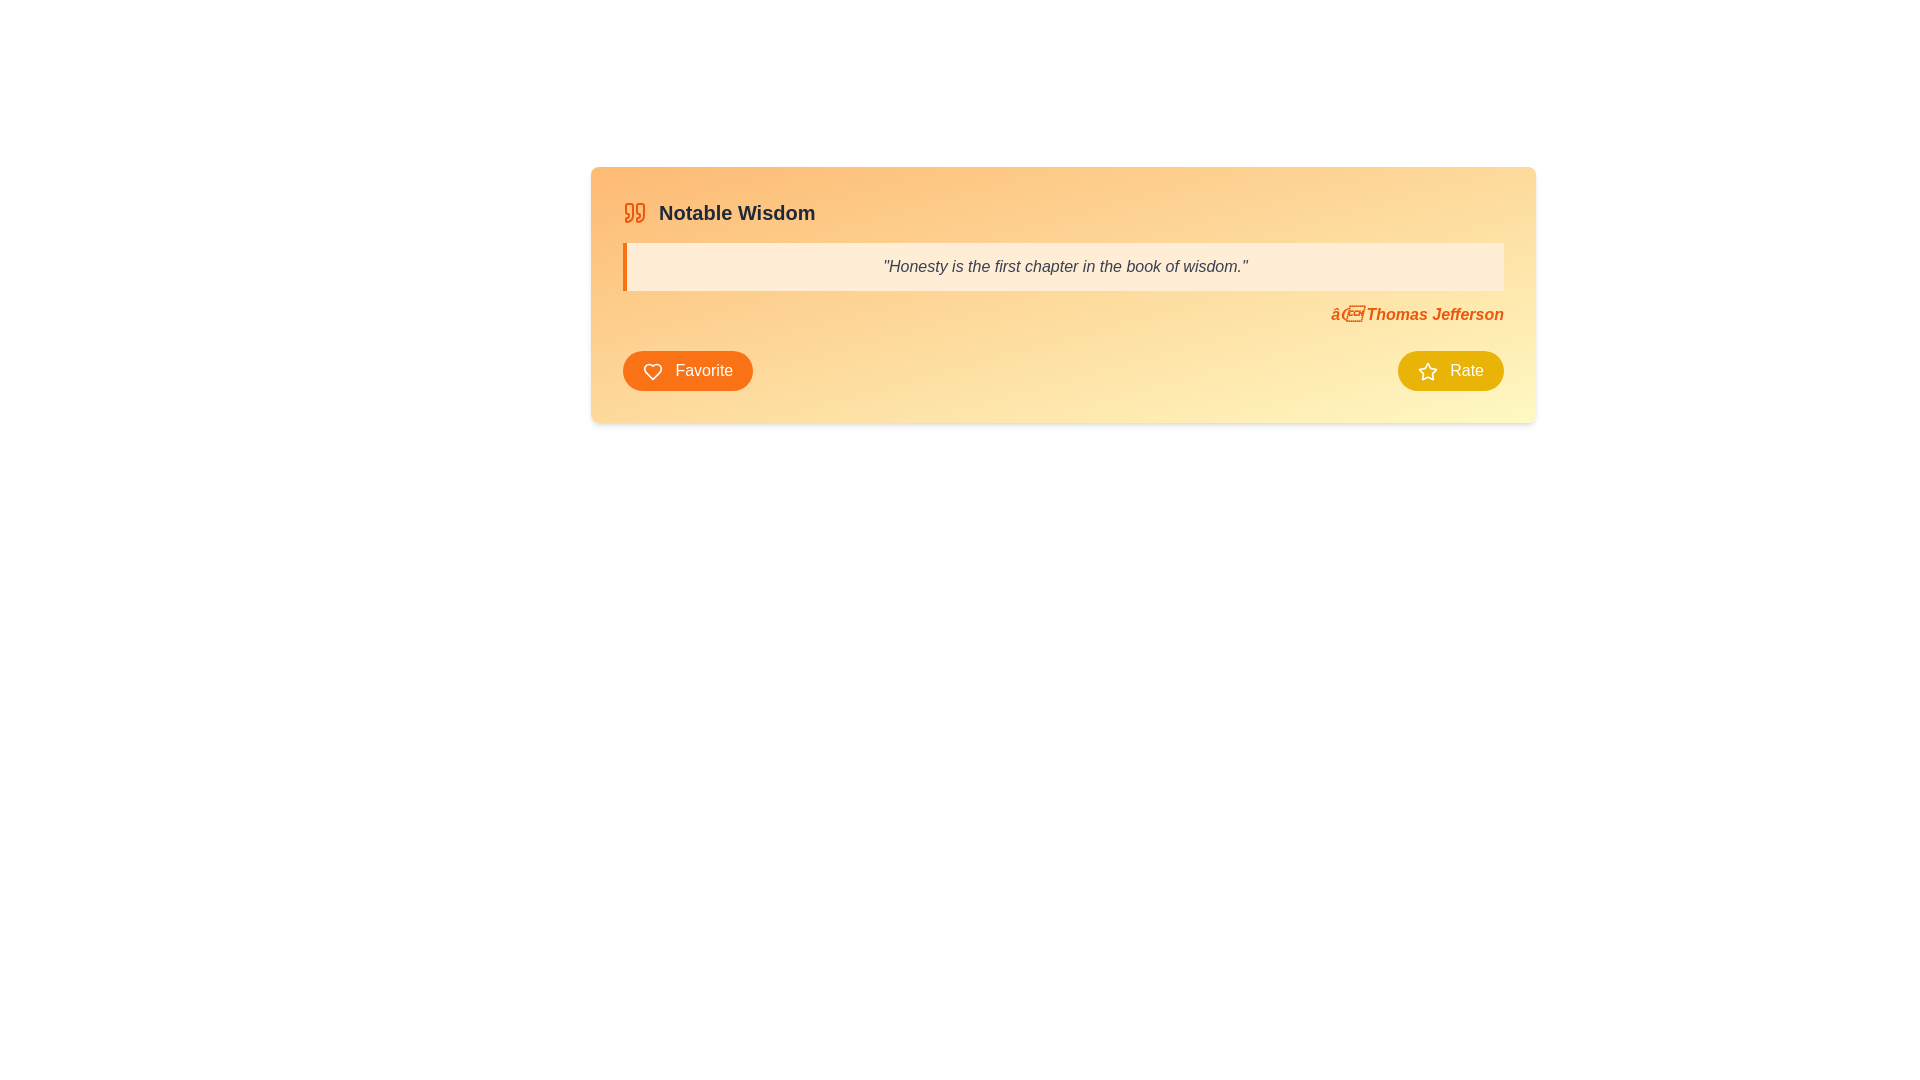 The image size is (1920, 1080). What do you see at coordinates (1426, 371) in the screenshot?
I see `the yellow star icon located inside the 'Rate' button at the bottom right corner of the quote card` at bounding box center [1426, 371].